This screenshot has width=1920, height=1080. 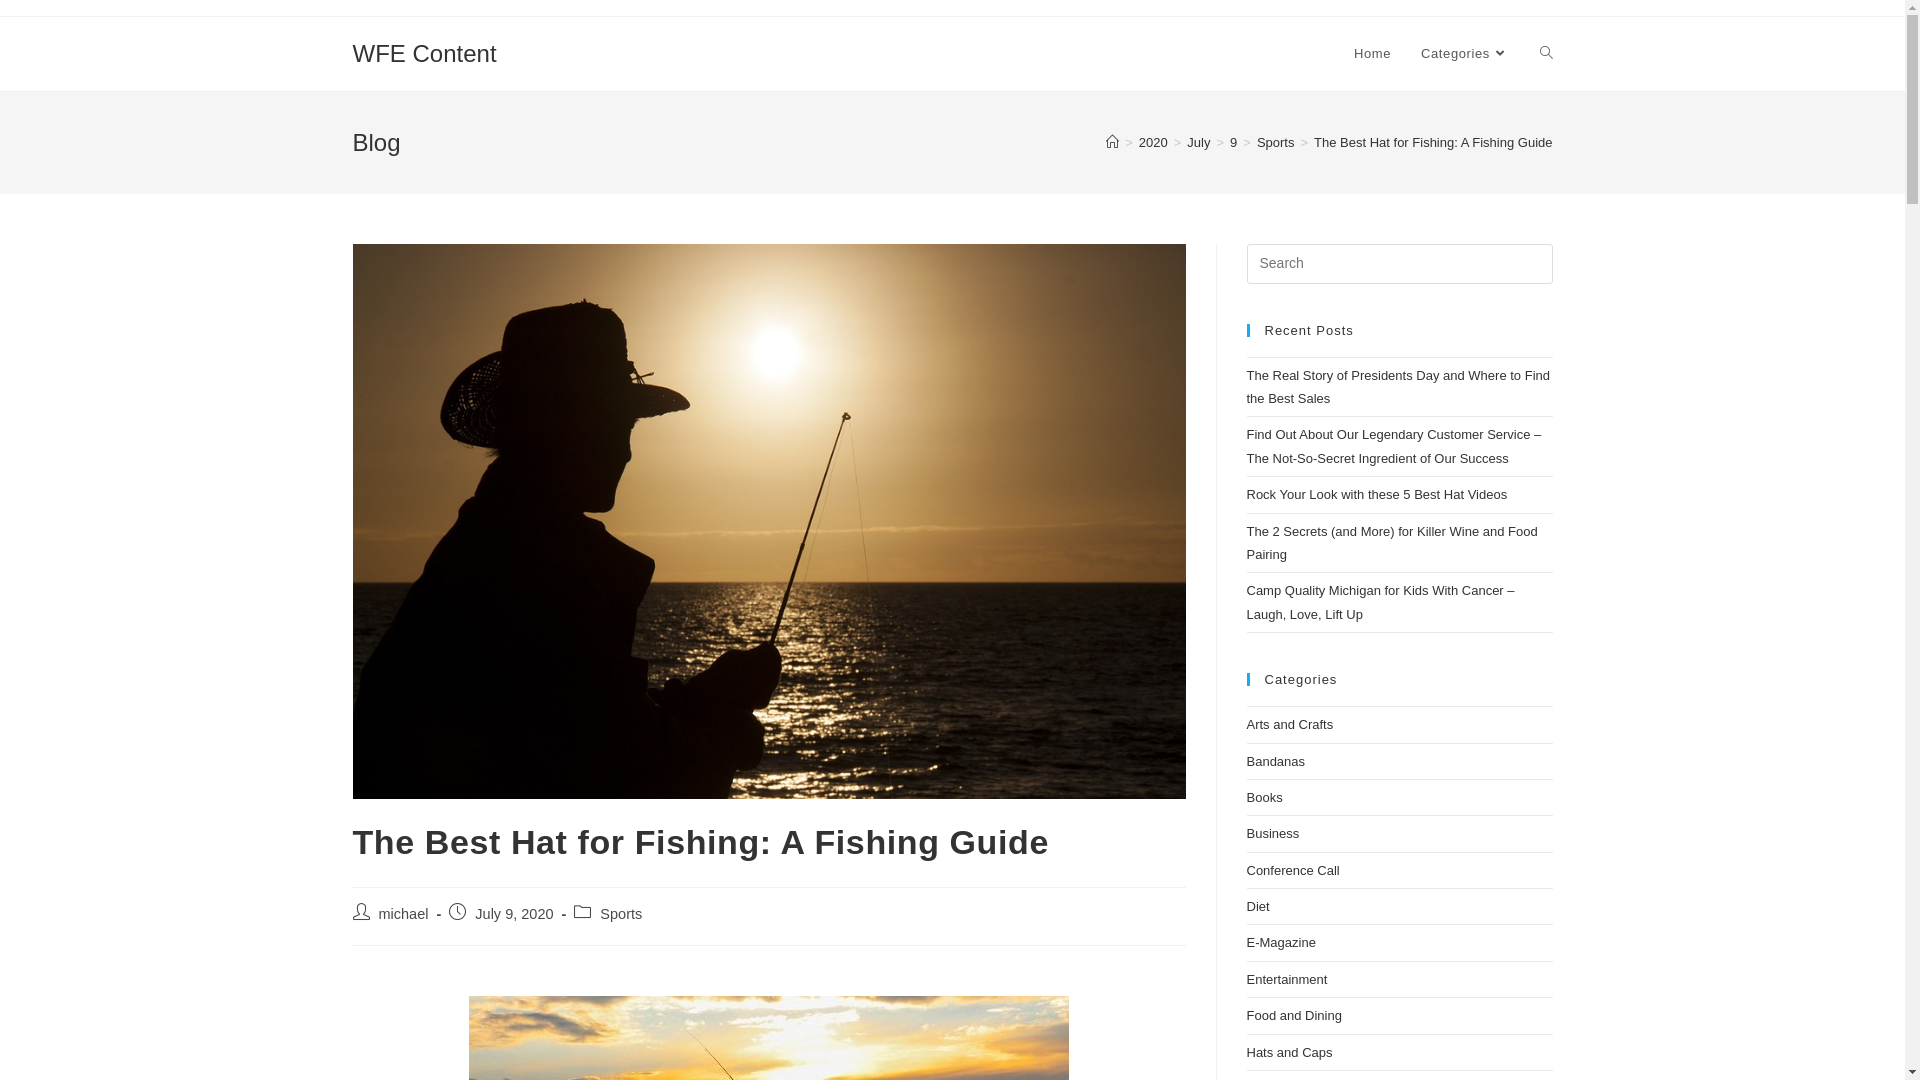 What do you see at coordinates (1262, 796) in the screenshot?
I see `'Books'` at bounding box center [1262, 796].